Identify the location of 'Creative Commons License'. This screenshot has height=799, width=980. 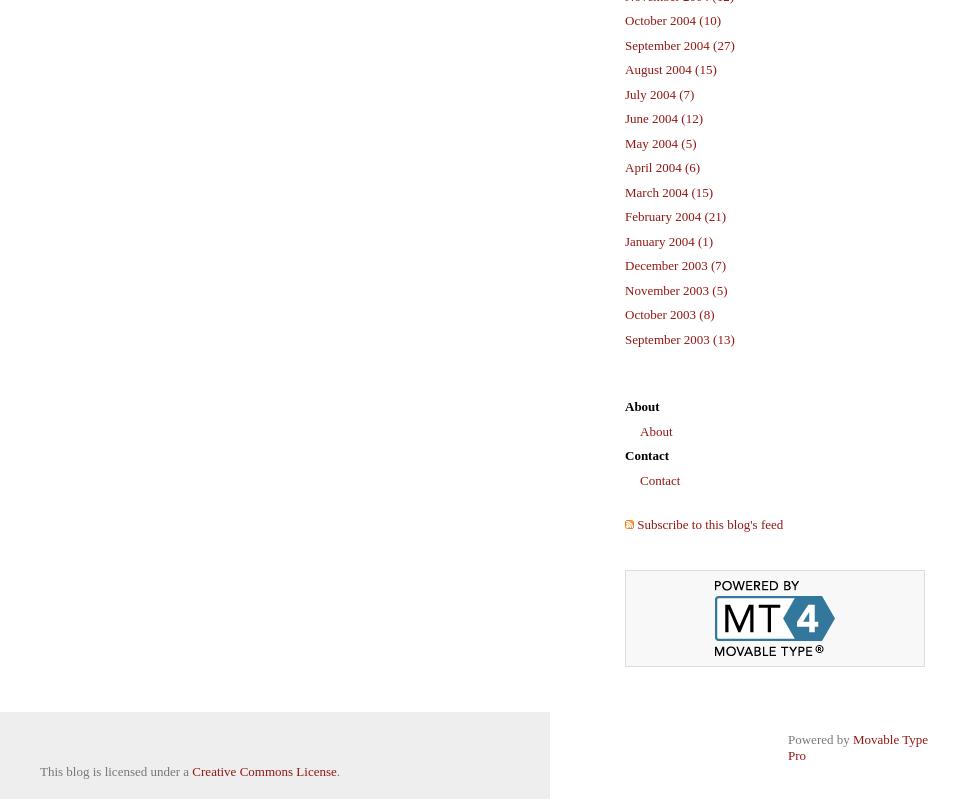
(191, 770).